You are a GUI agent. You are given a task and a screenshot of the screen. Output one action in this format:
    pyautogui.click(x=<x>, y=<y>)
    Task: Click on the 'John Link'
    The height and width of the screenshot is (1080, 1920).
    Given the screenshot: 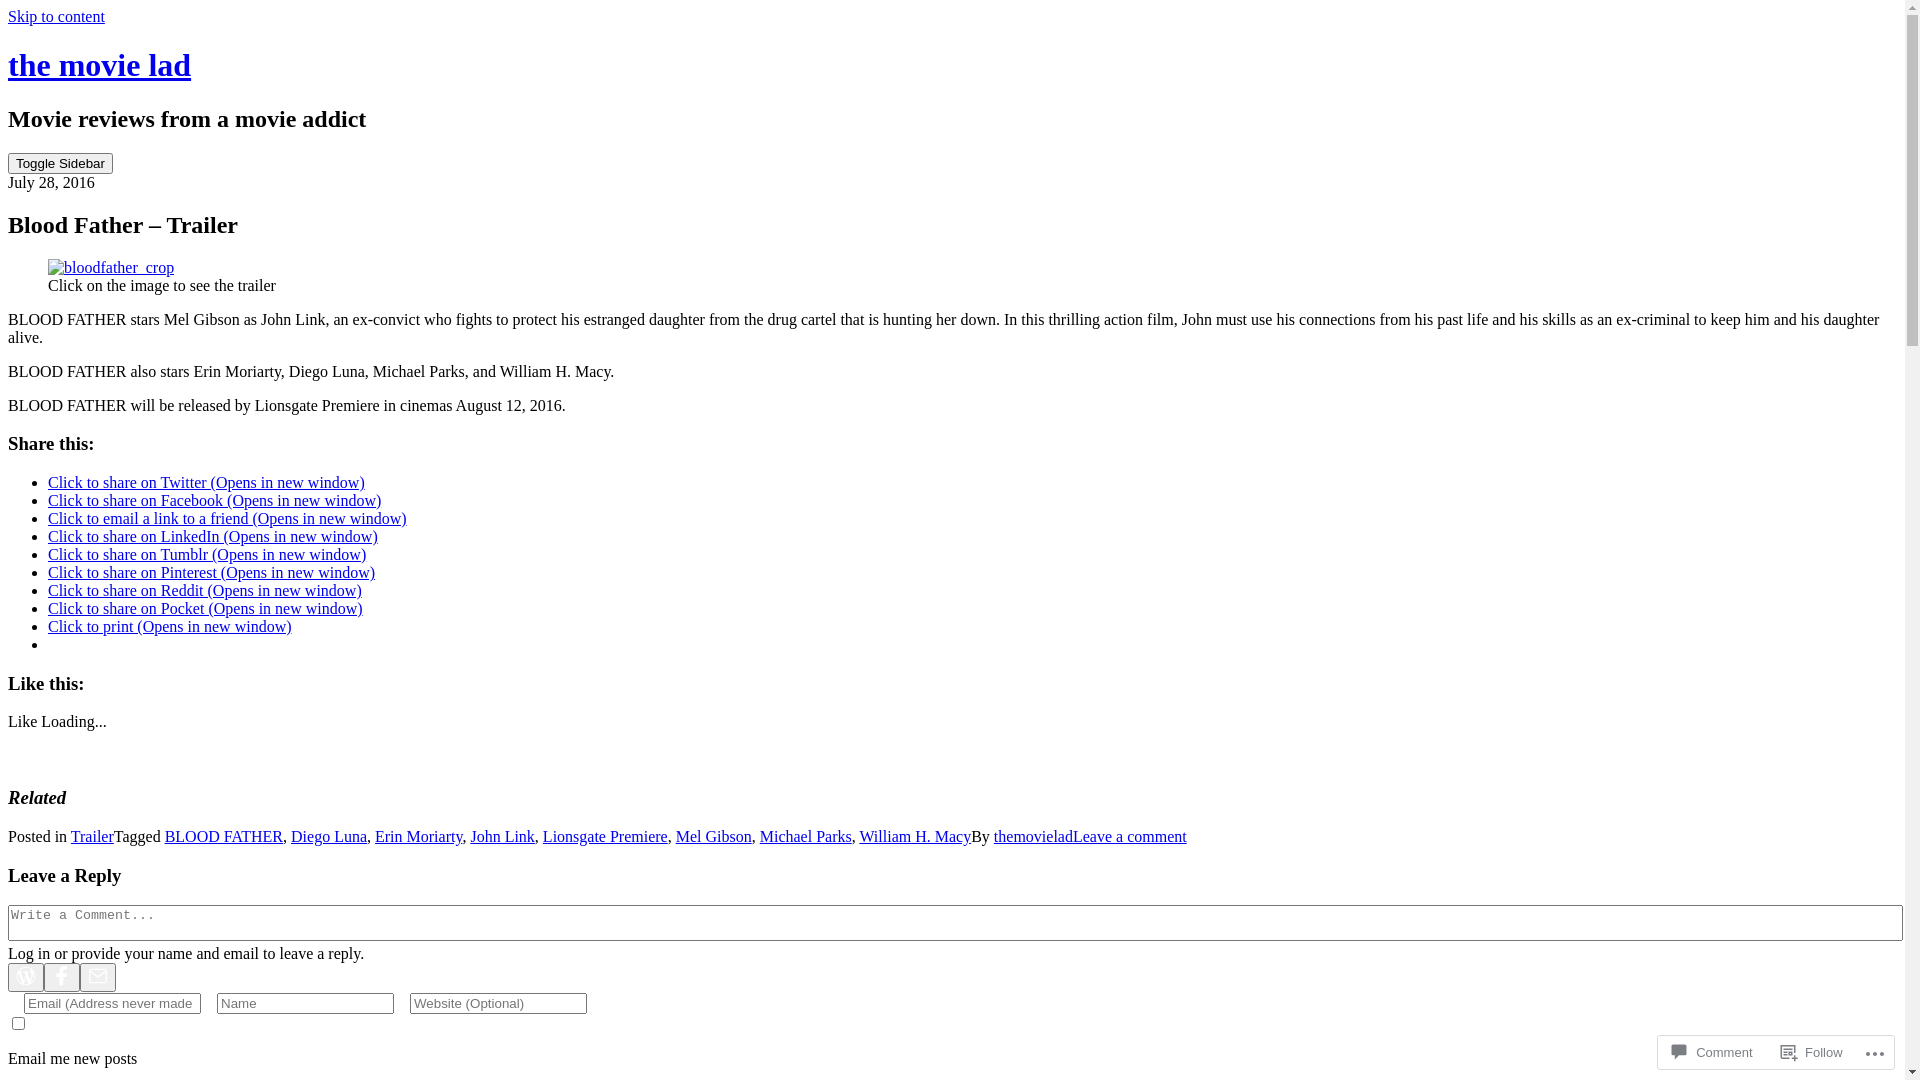 What is the action you would take?
    pyautogui.click(x=502, y=836)
    